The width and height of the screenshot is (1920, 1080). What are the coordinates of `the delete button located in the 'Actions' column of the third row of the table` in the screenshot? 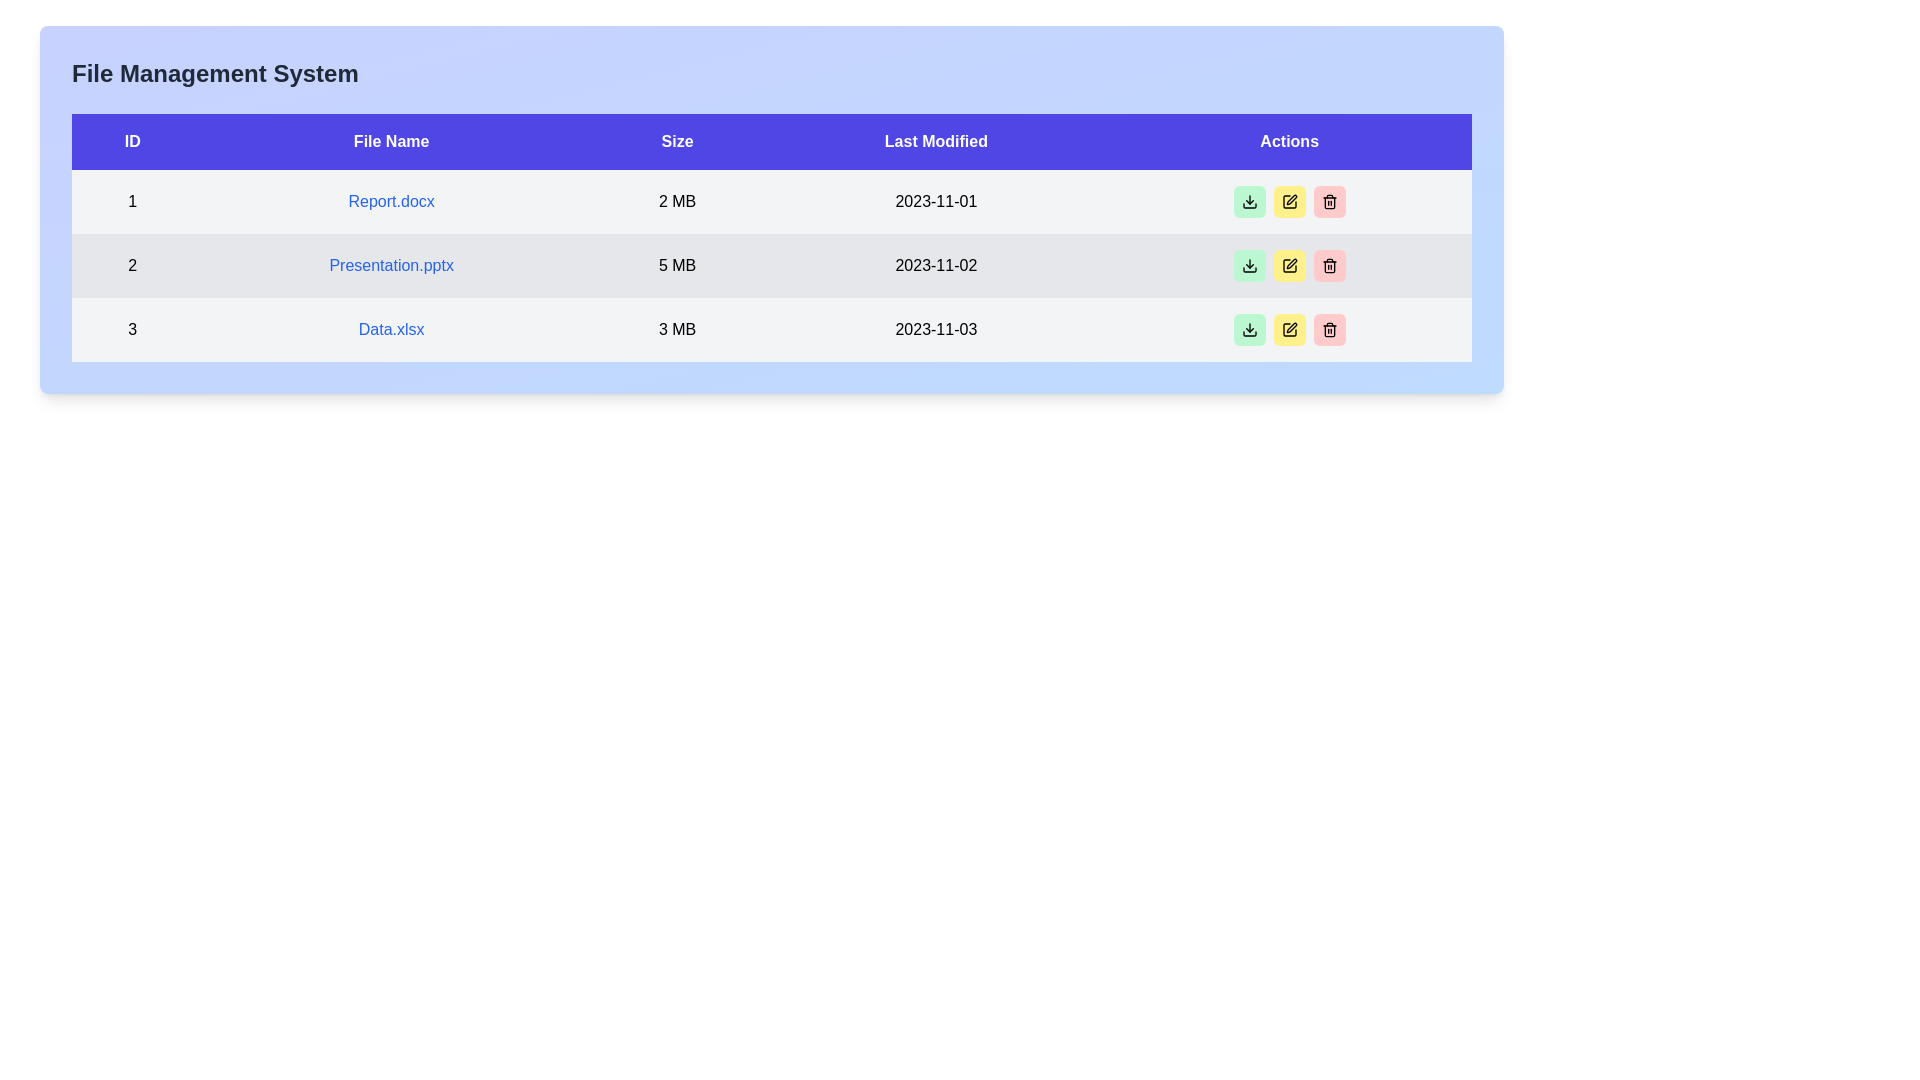 It's located at (1329, 329).